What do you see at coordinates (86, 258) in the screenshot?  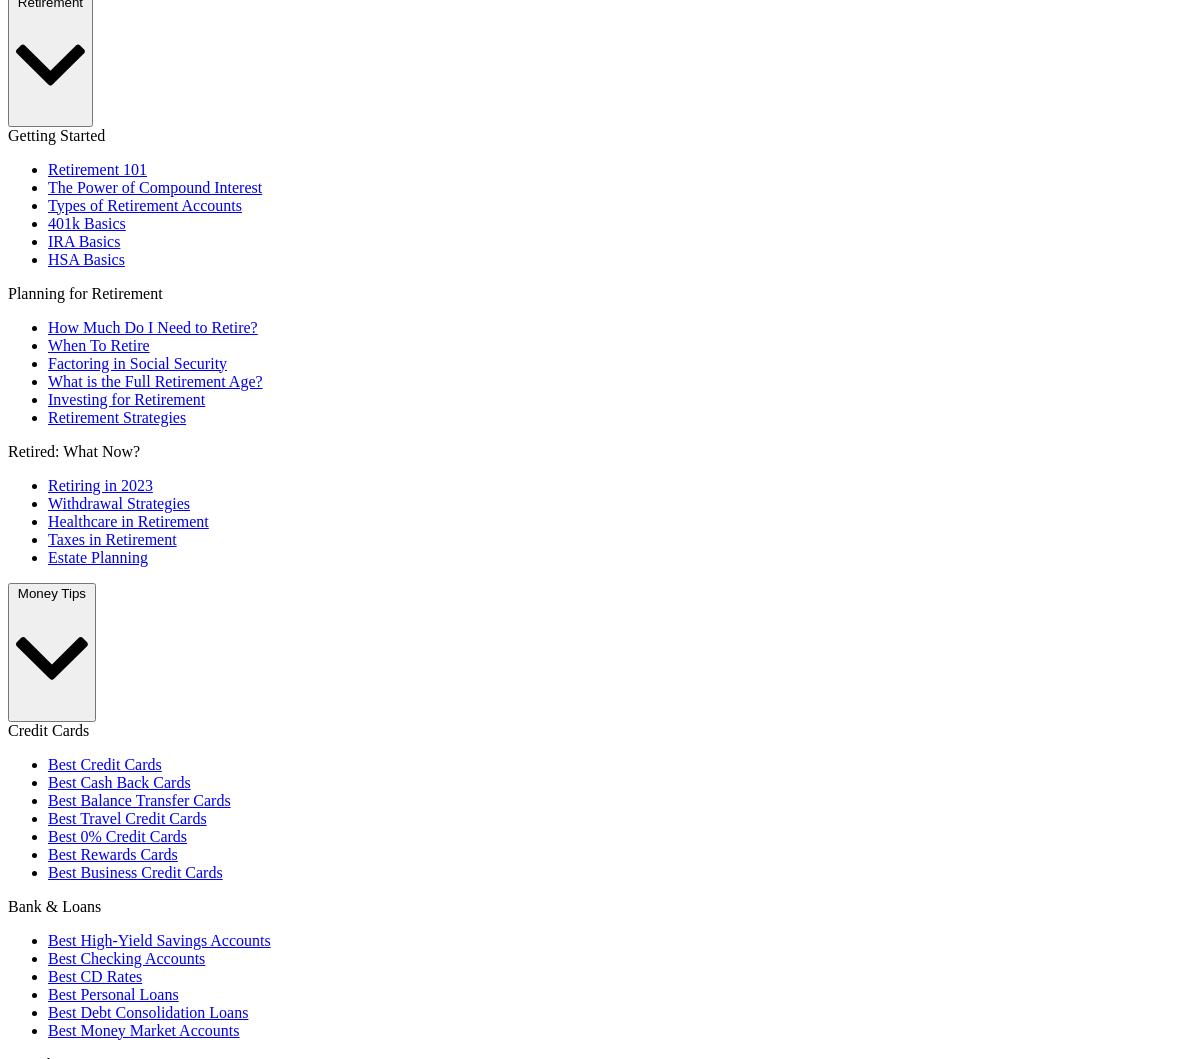 I see `'HSA Basics'` at bounding box center [86, 258].